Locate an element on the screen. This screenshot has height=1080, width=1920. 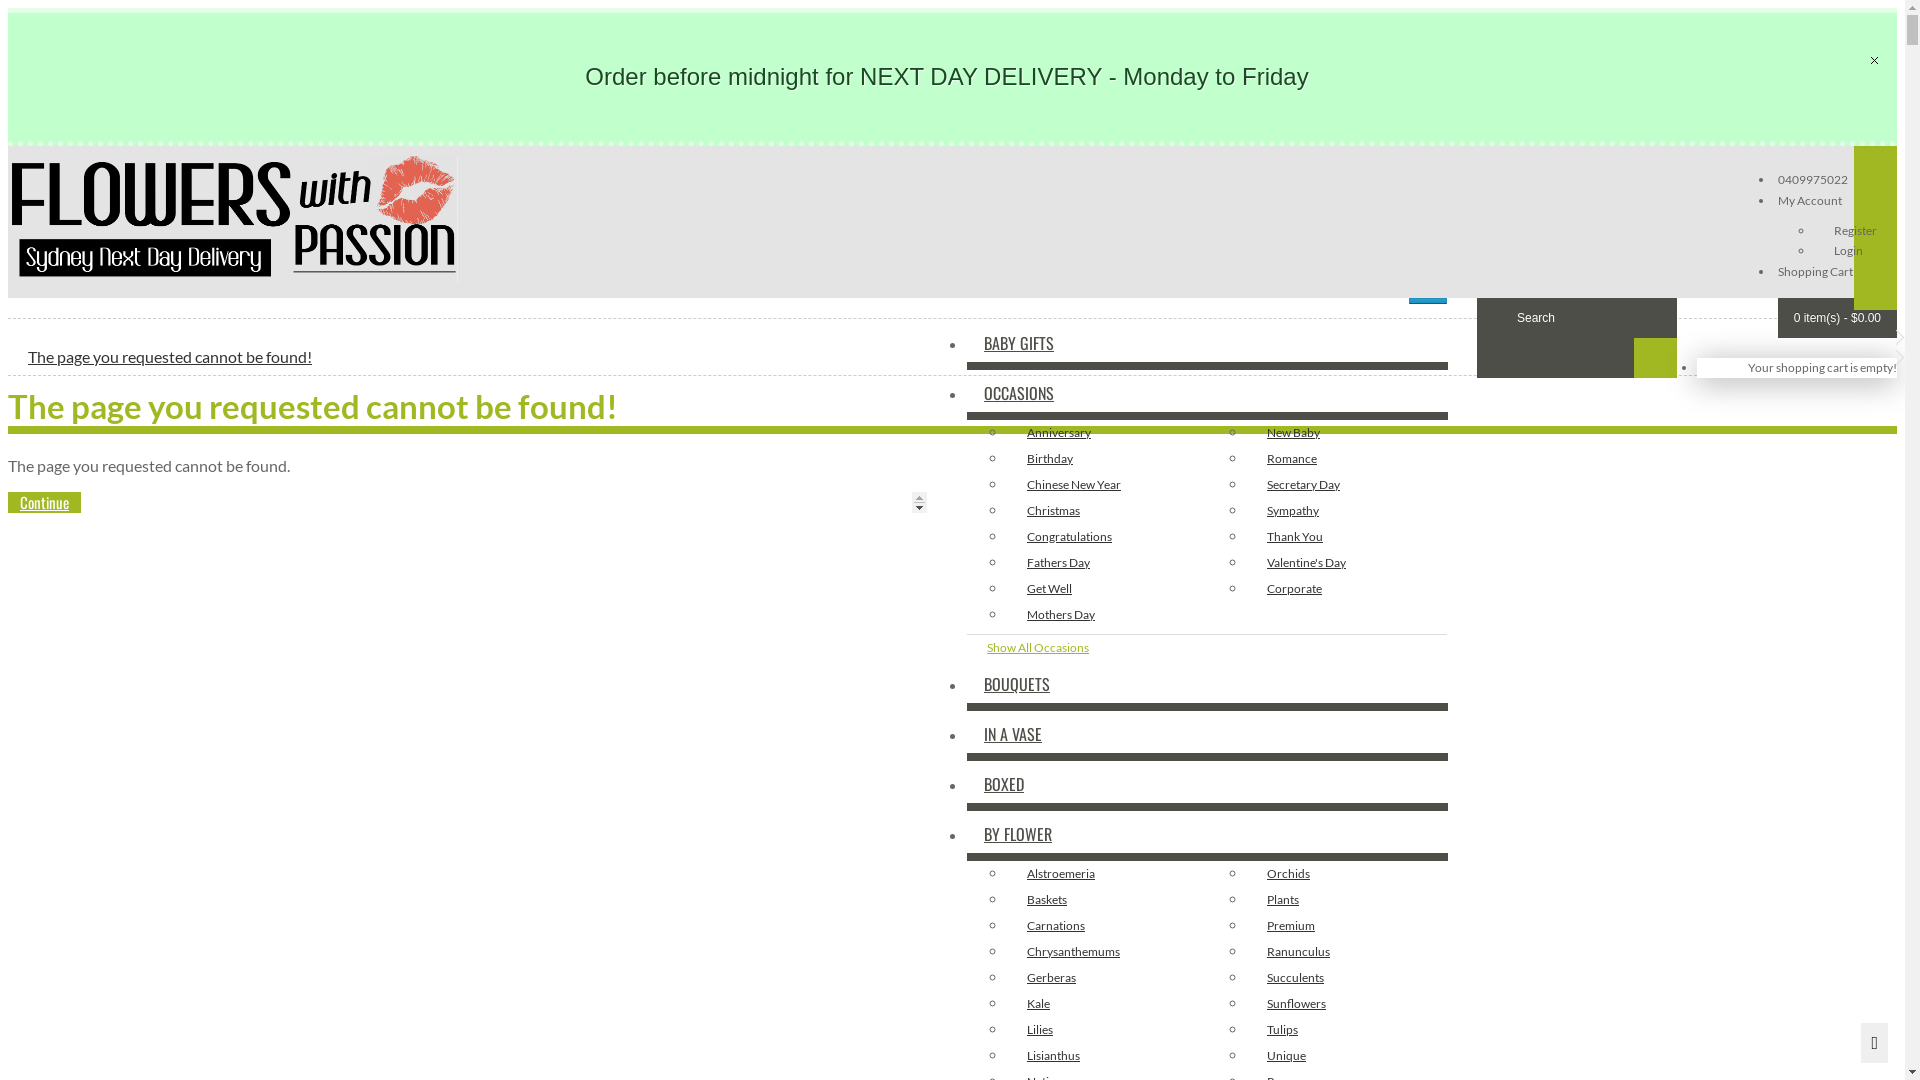
'Mothers Day' is located at coordinates (1106, 613).